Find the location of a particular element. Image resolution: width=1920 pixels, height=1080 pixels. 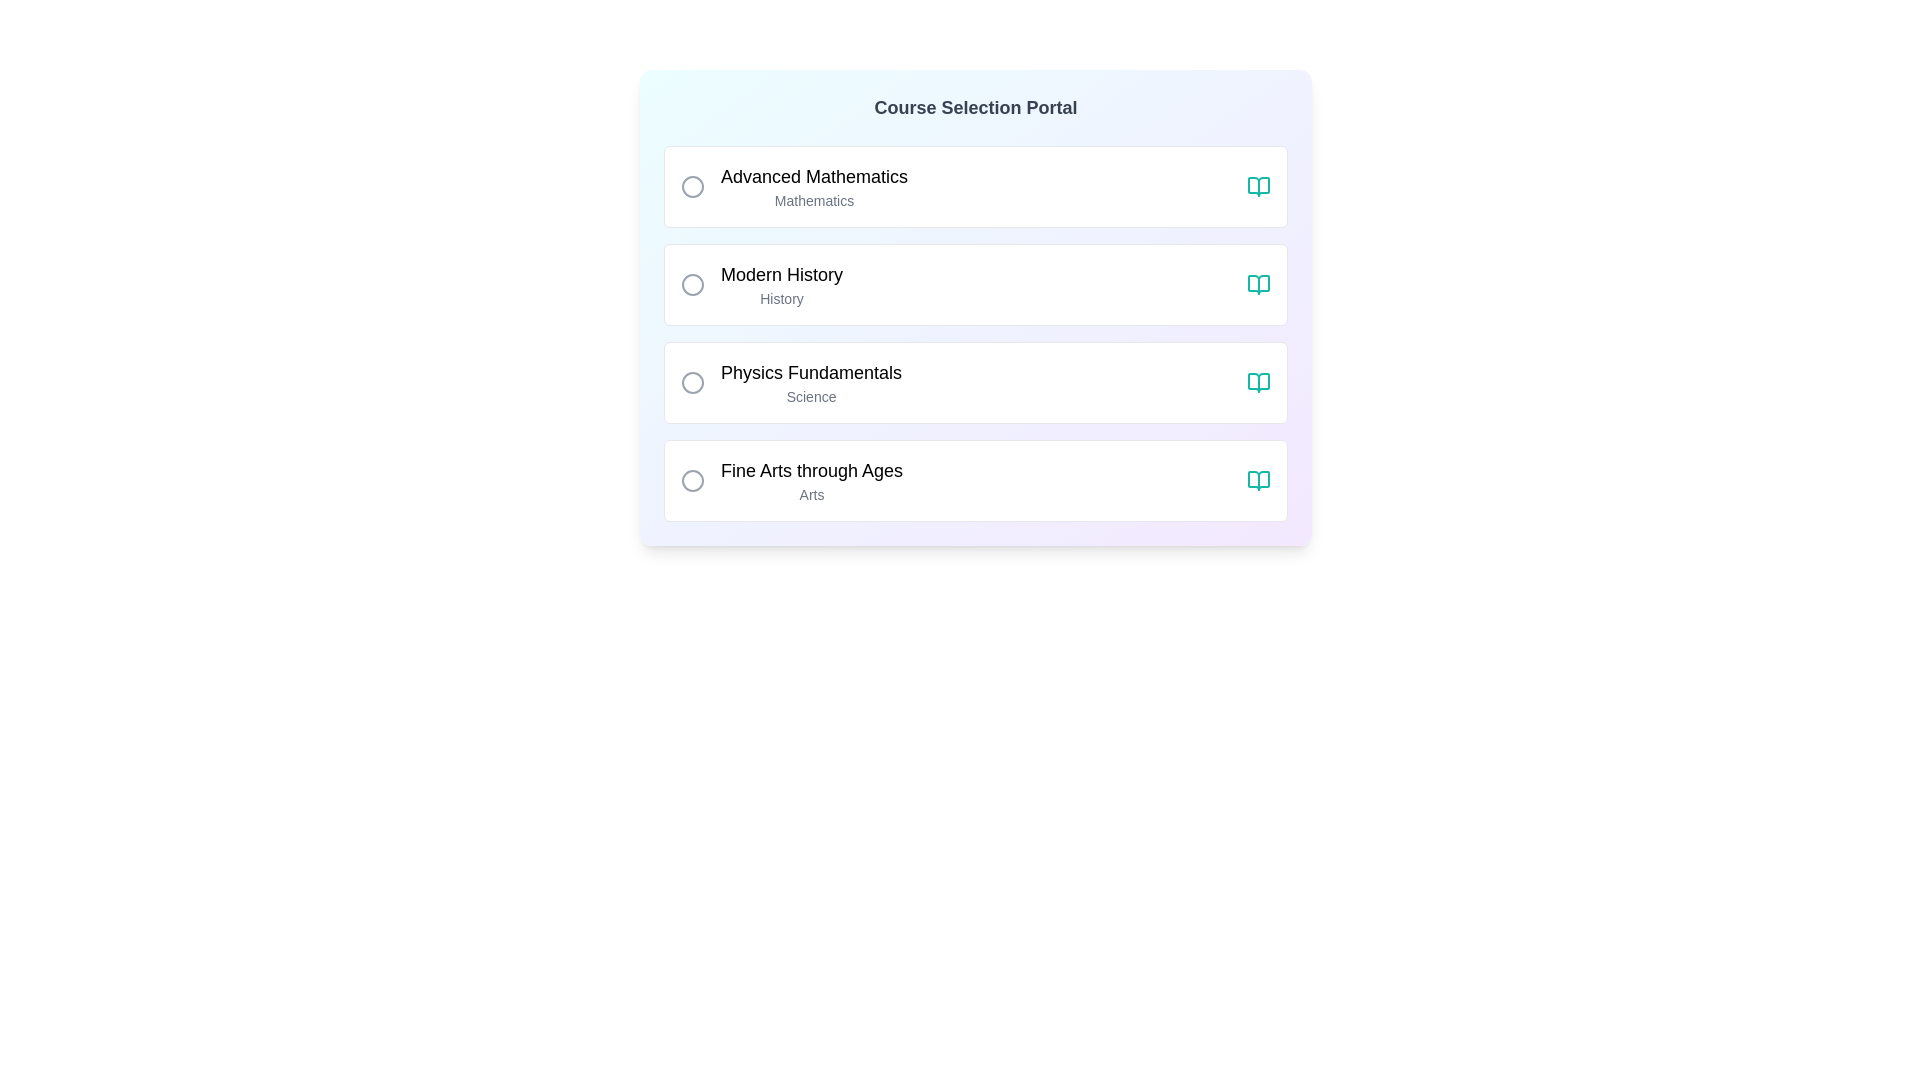

the 'Advanced Mathematics' selectable list item is located at coordinates (793, 186).